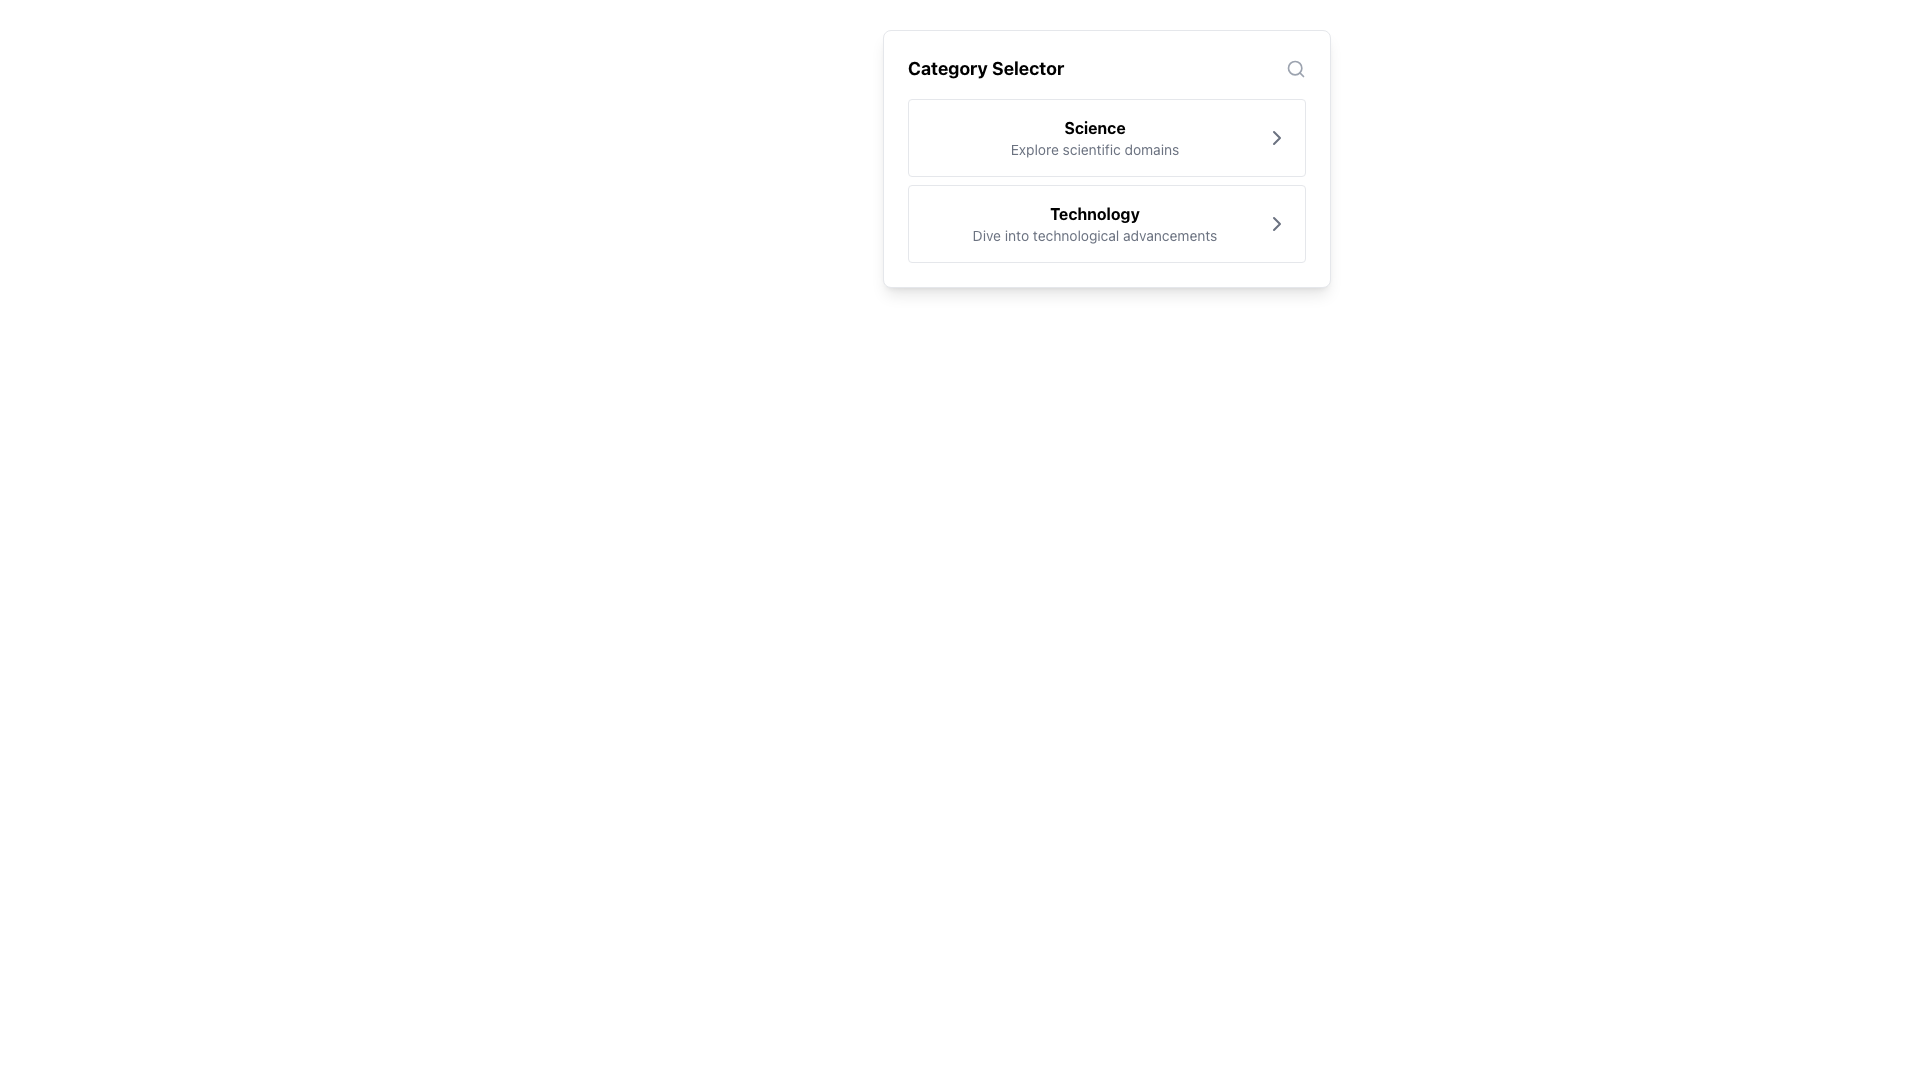  What do you see at coordinates (1296, 68) in the screenshot?
I see `the magnifying glass icon in the header section of the category selector box` at bounding box center [1296, 68].